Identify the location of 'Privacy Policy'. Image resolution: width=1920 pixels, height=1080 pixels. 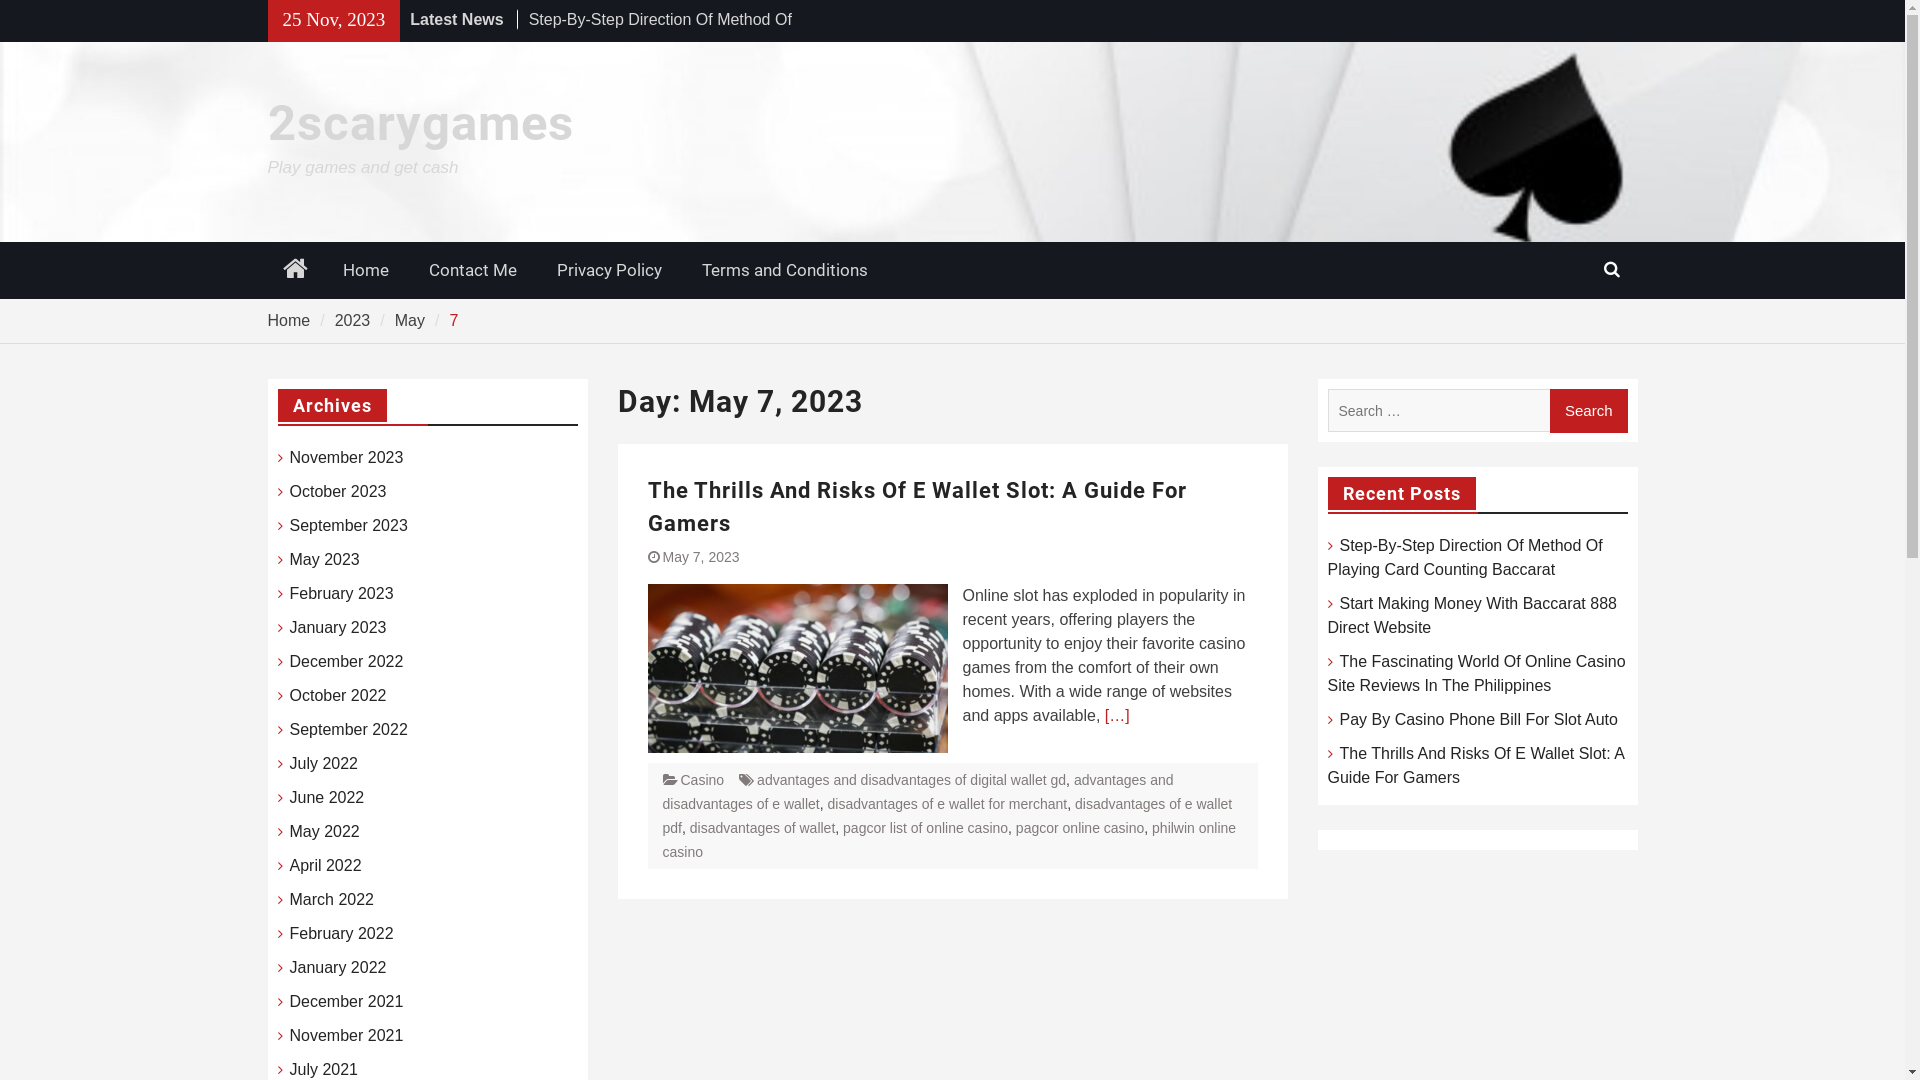
(607, 270).